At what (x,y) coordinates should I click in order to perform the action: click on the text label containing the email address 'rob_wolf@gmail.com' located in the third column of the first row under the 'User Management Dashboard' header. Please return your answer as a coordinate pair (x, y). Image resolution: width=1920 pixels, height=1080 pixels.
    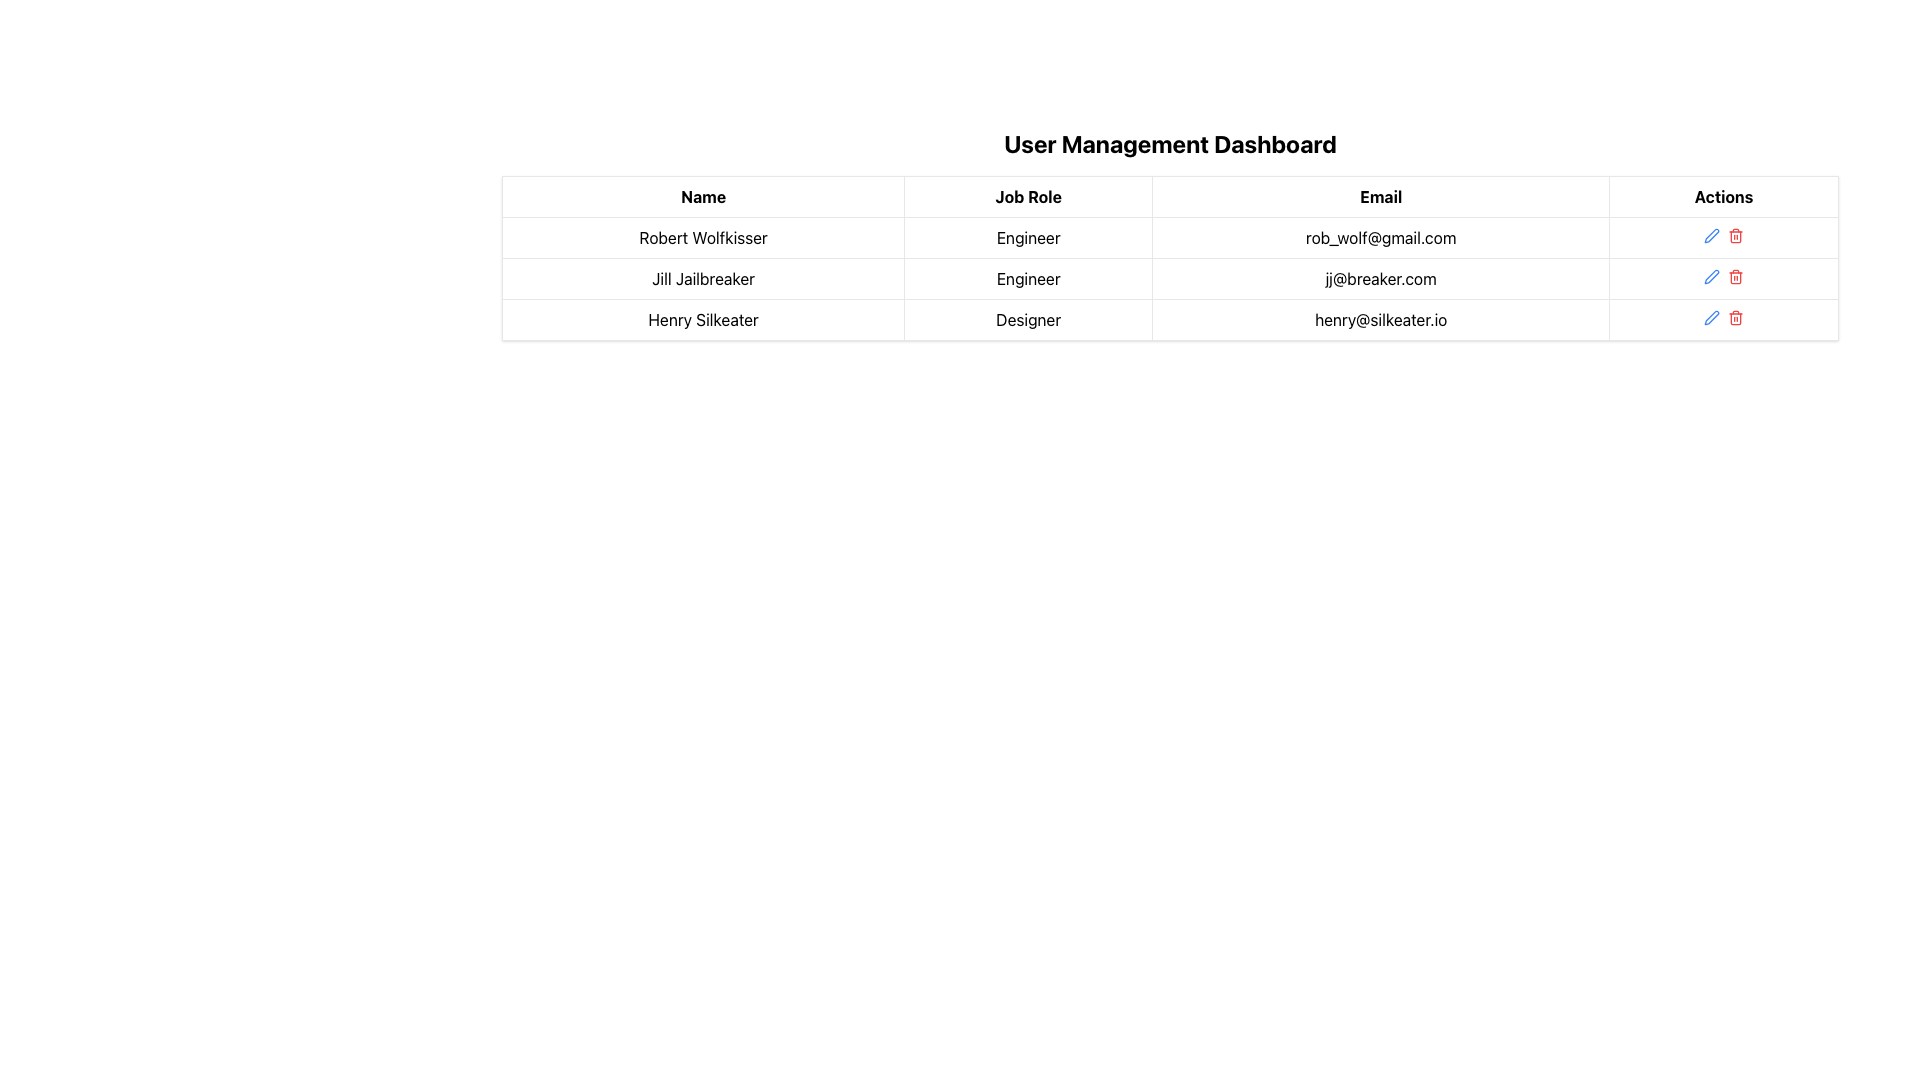
    Looking at the image, I should click on (1380, 237).